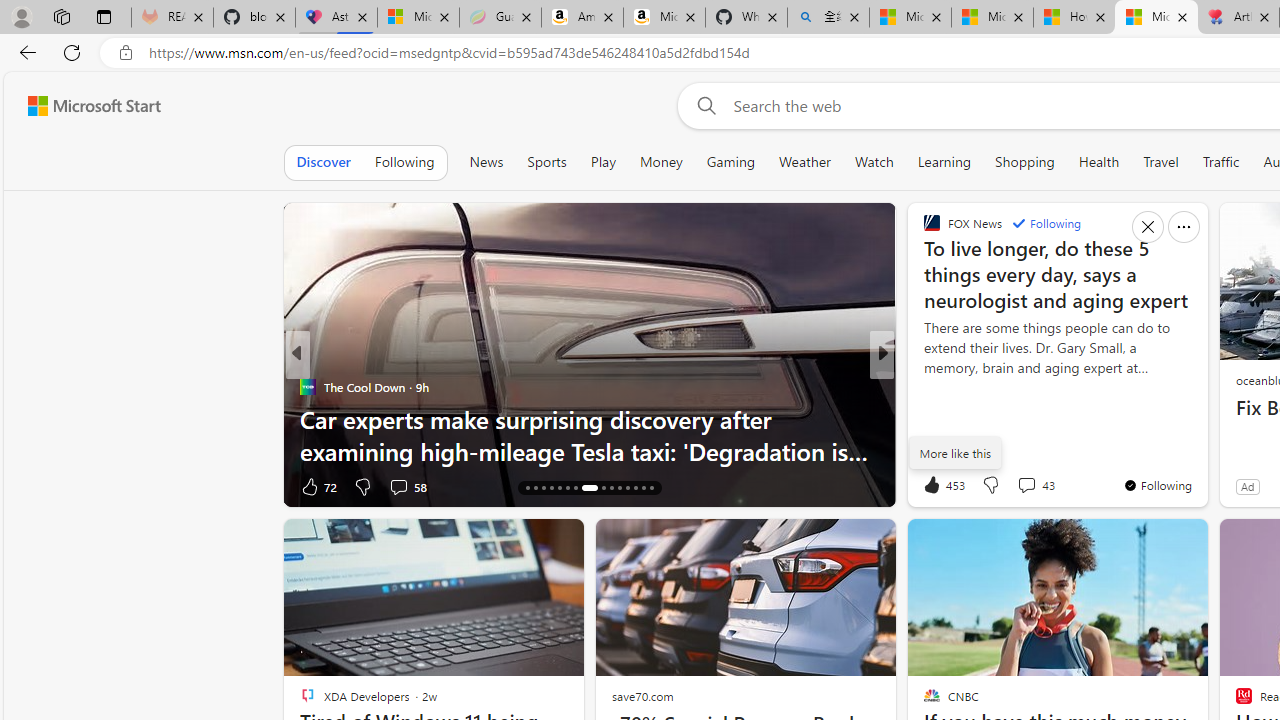 The width and height of the screenshot is (1280, 720). Describe the element at coordinates (535, 488) in the screenshot. I see `'AutomationID: tab-17'` at that location.